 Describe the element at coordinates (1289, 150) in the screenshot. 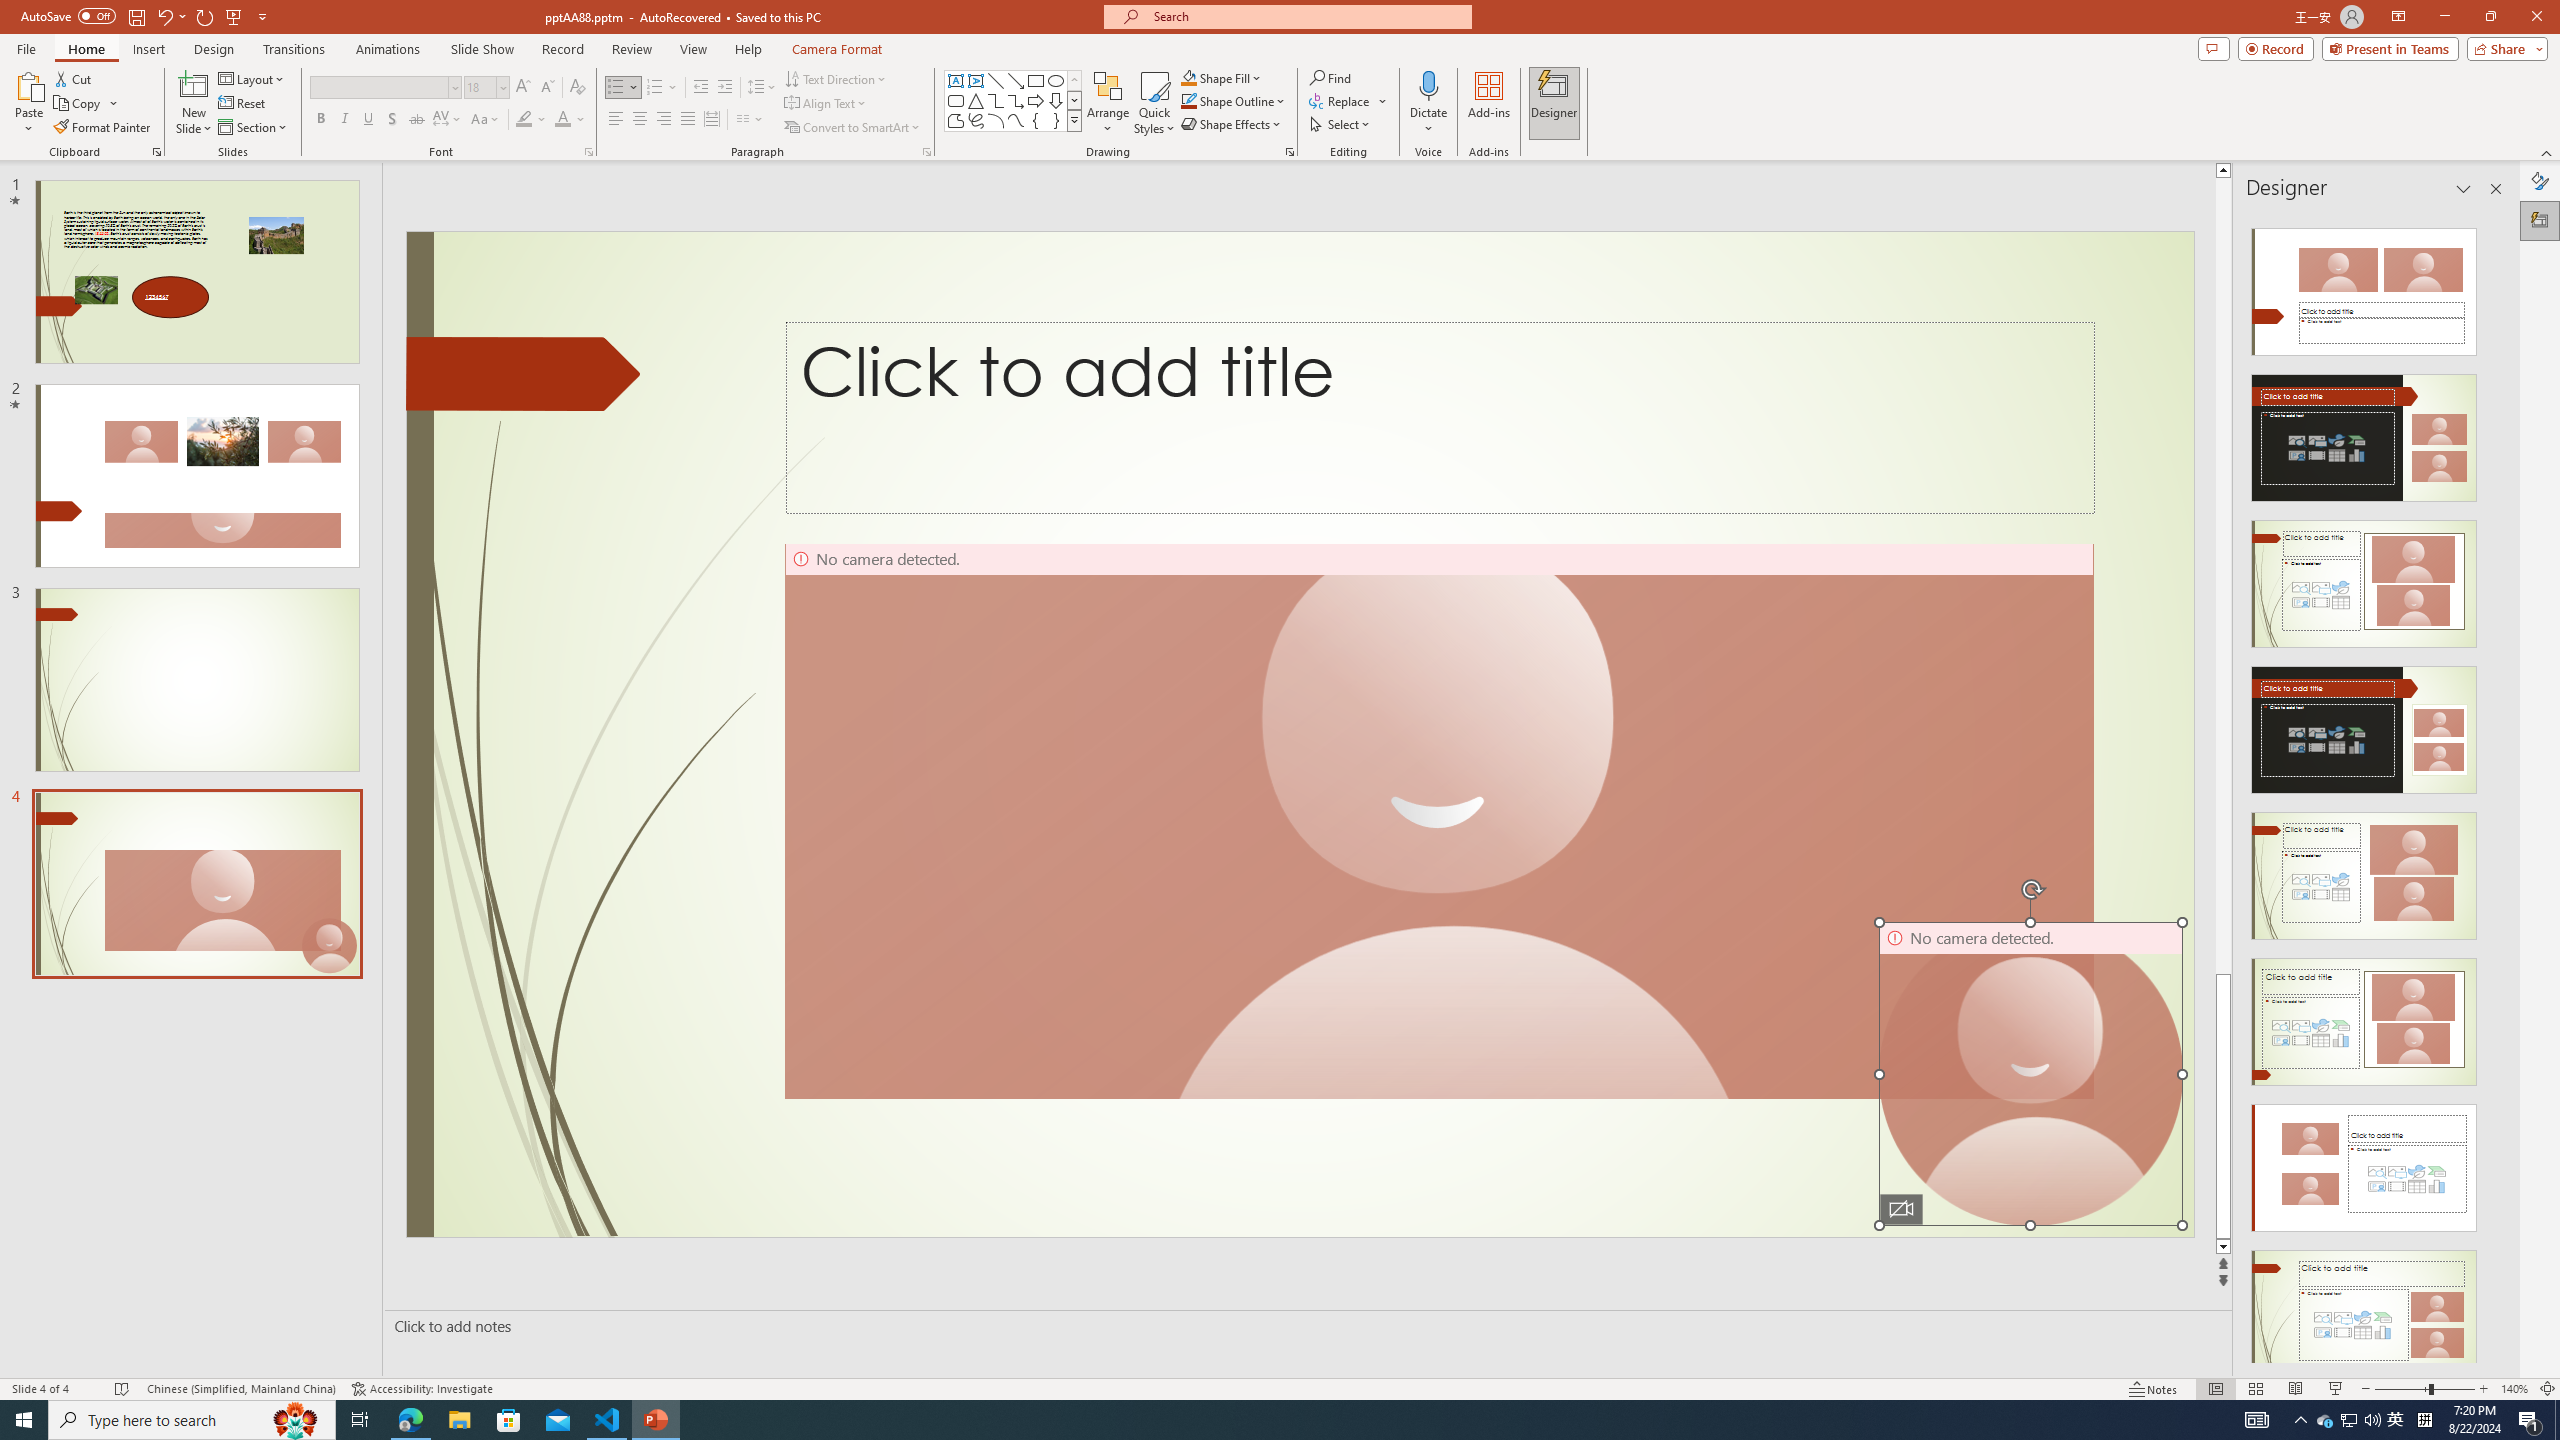

I see `'Format Object...'` at that location.